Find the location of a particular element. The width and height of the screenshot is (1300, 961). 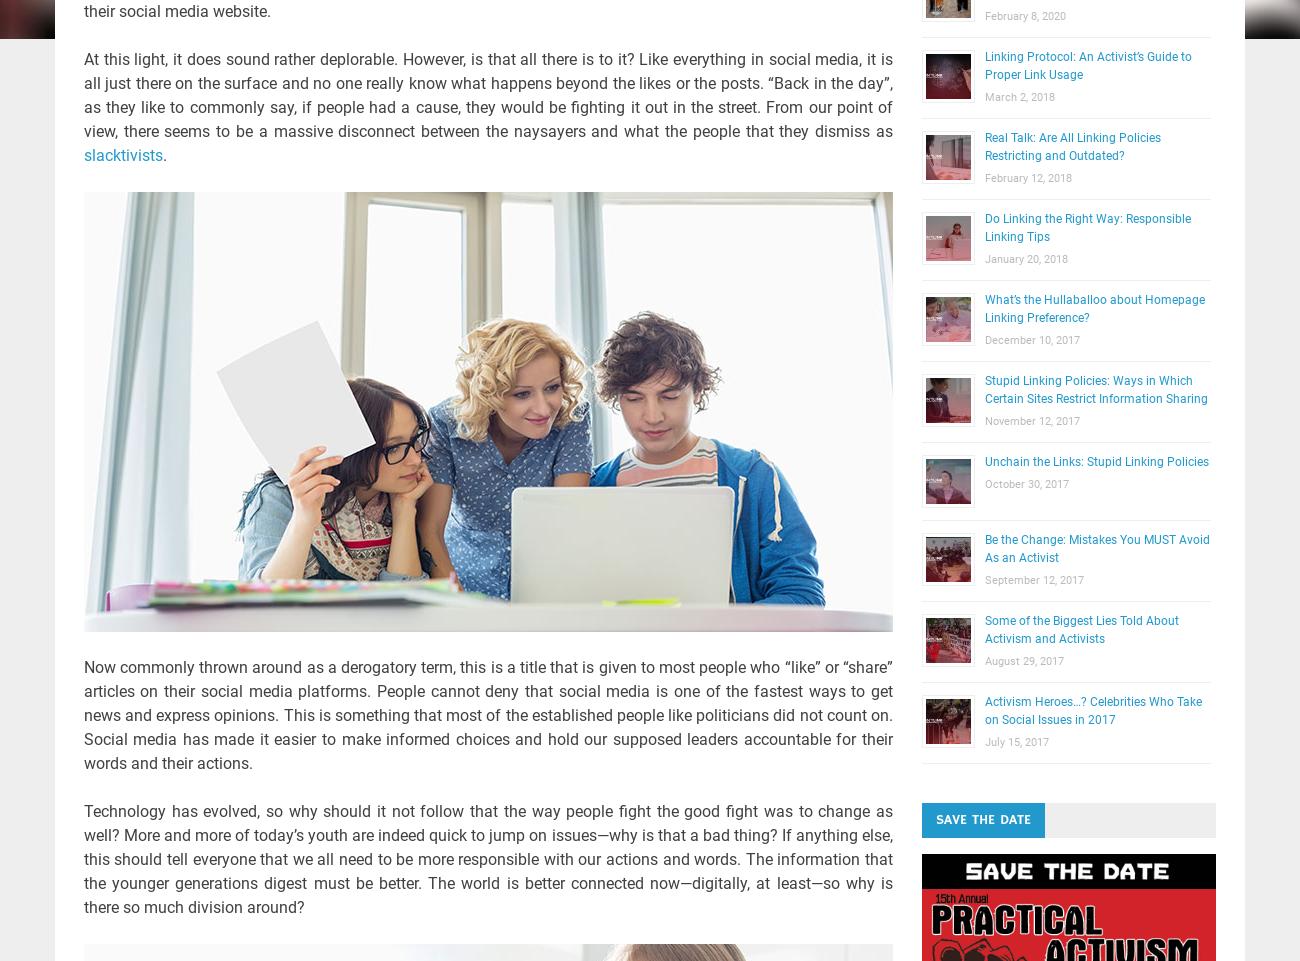

'Some of the Biggest Lies Told About Activism and Activists' is located at coordinates (1080, 630).